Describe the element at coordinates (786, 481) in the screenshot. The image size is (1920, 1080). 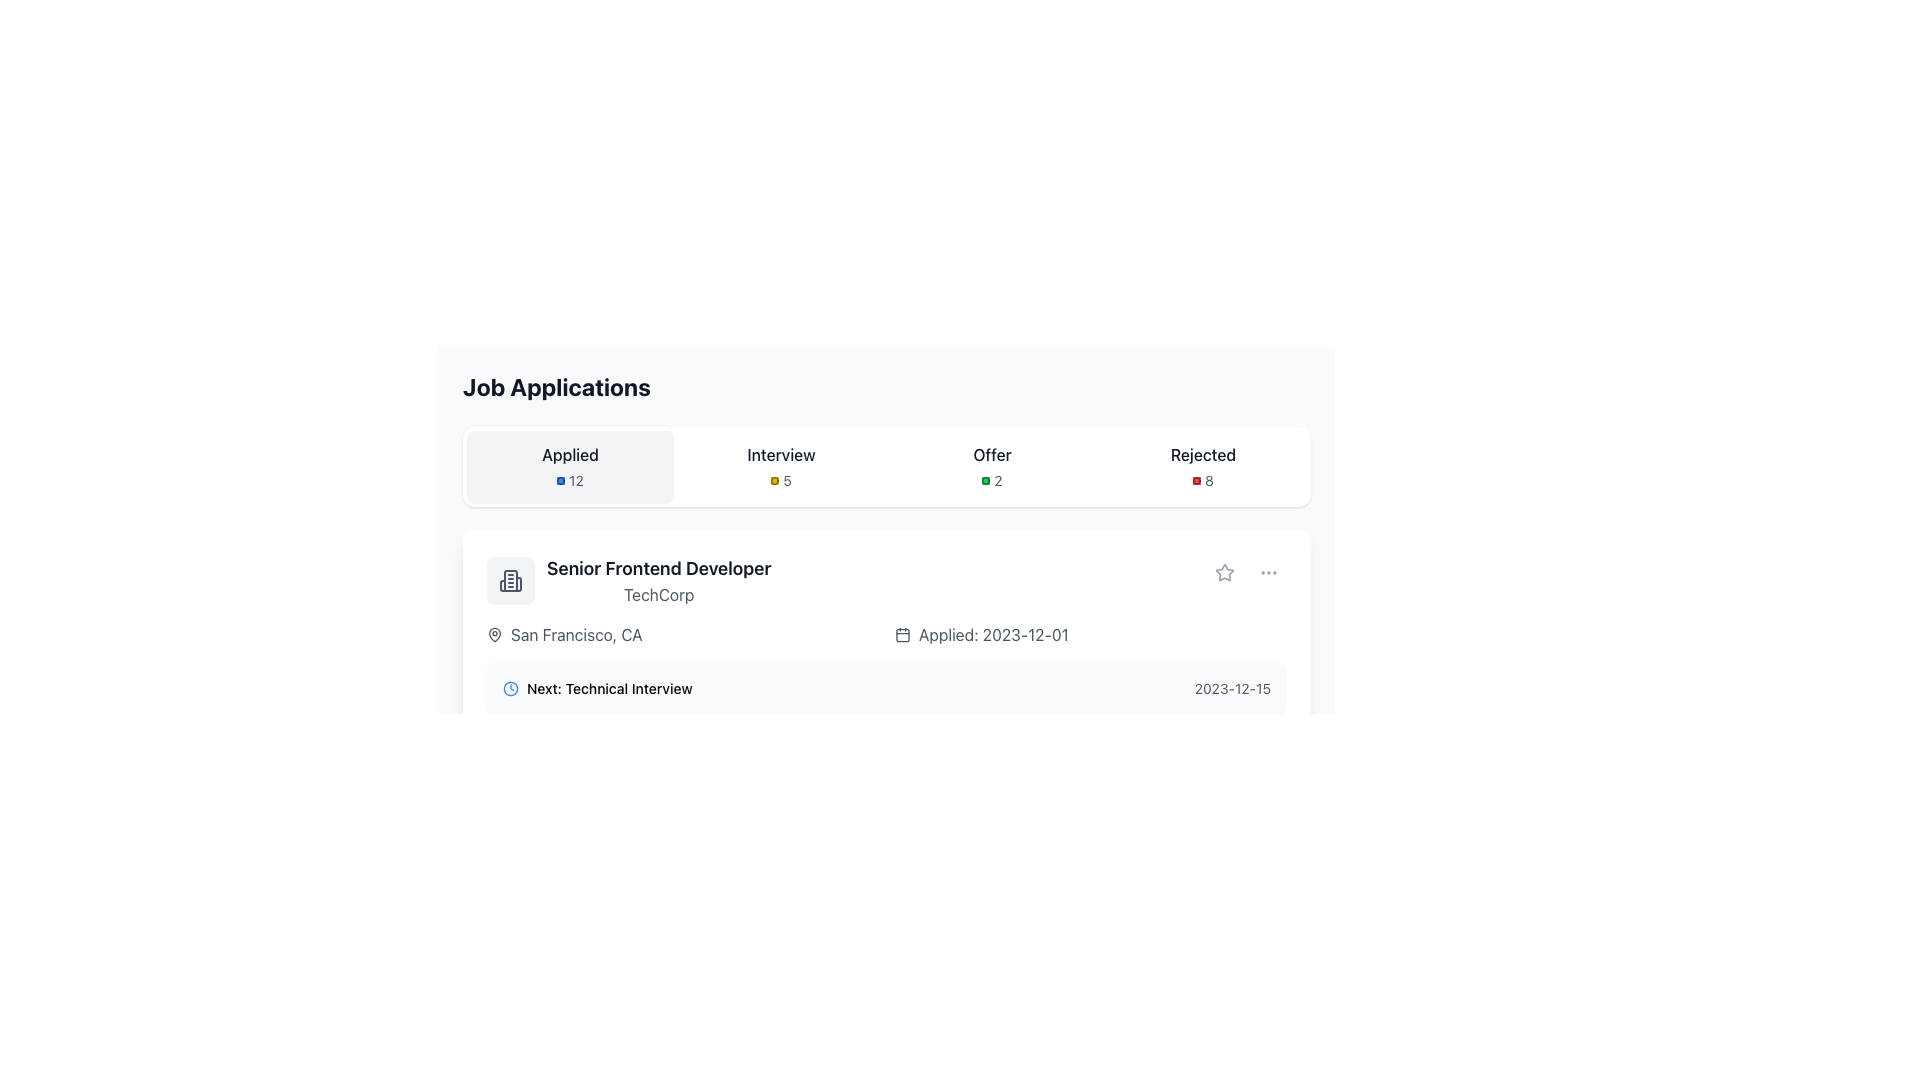
I see `the static text display that indicates the count of interviews within the 'Interview' section of the job application statuses` at that location.